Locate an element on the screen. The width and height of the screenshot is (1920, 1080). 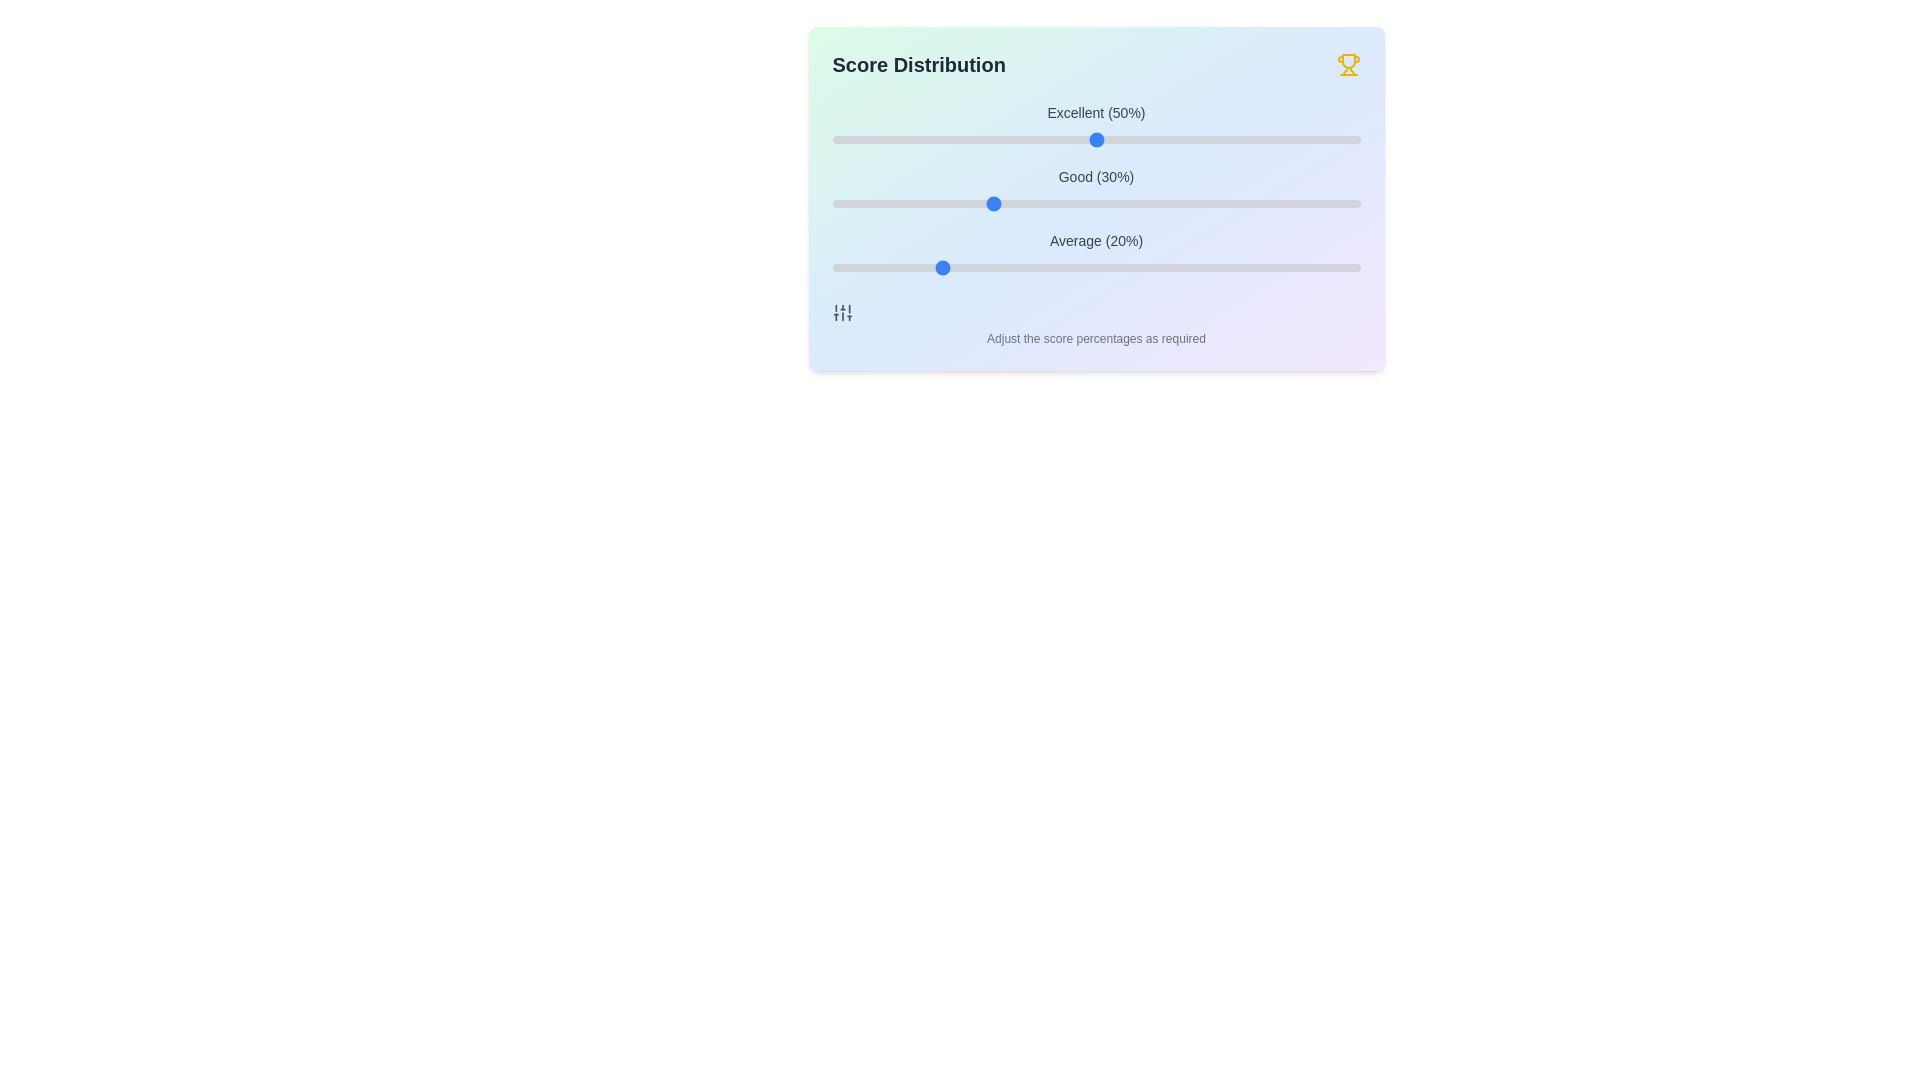
the slider for the 'Good' category to 22% is located at coordinates (947, 204).